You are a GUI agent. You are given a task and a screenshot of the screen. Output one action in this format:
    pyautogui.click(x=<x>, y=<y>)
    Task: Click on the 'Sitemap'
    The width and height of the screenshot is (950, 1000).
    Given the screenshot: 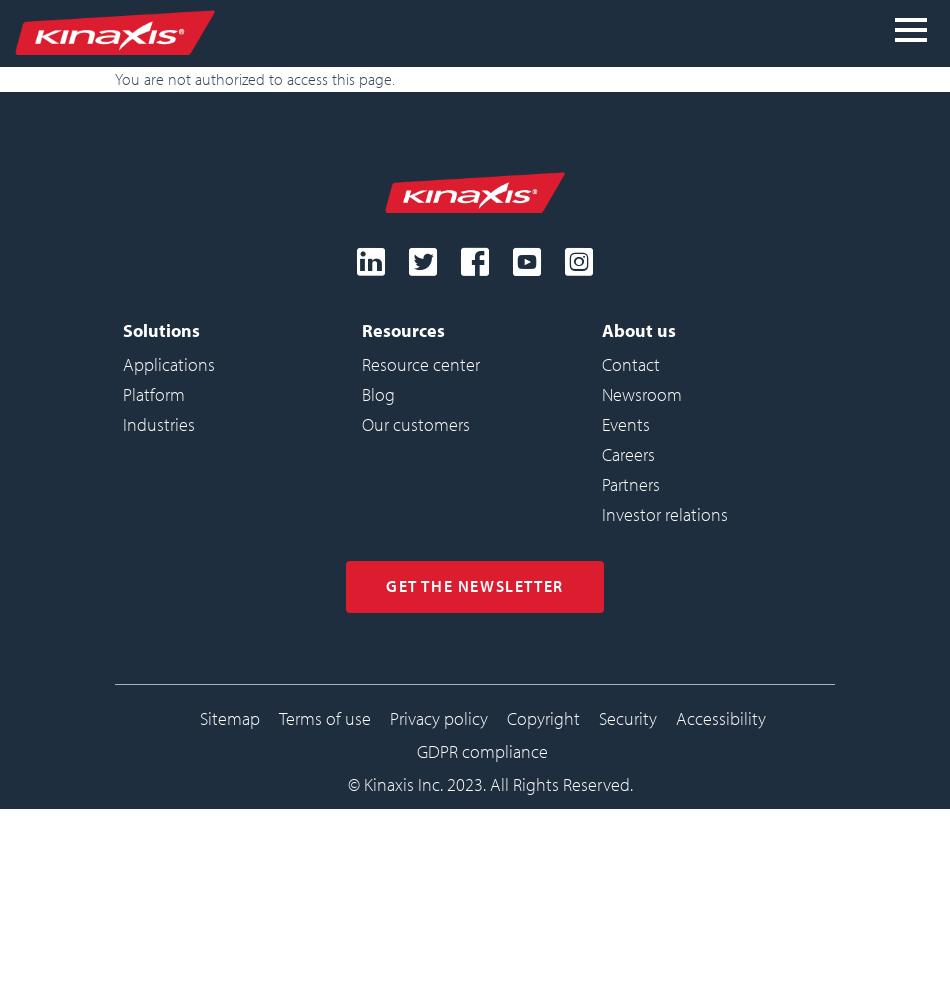 What is the action you would take?
    pyautogui.click(x=199, y=716)
    